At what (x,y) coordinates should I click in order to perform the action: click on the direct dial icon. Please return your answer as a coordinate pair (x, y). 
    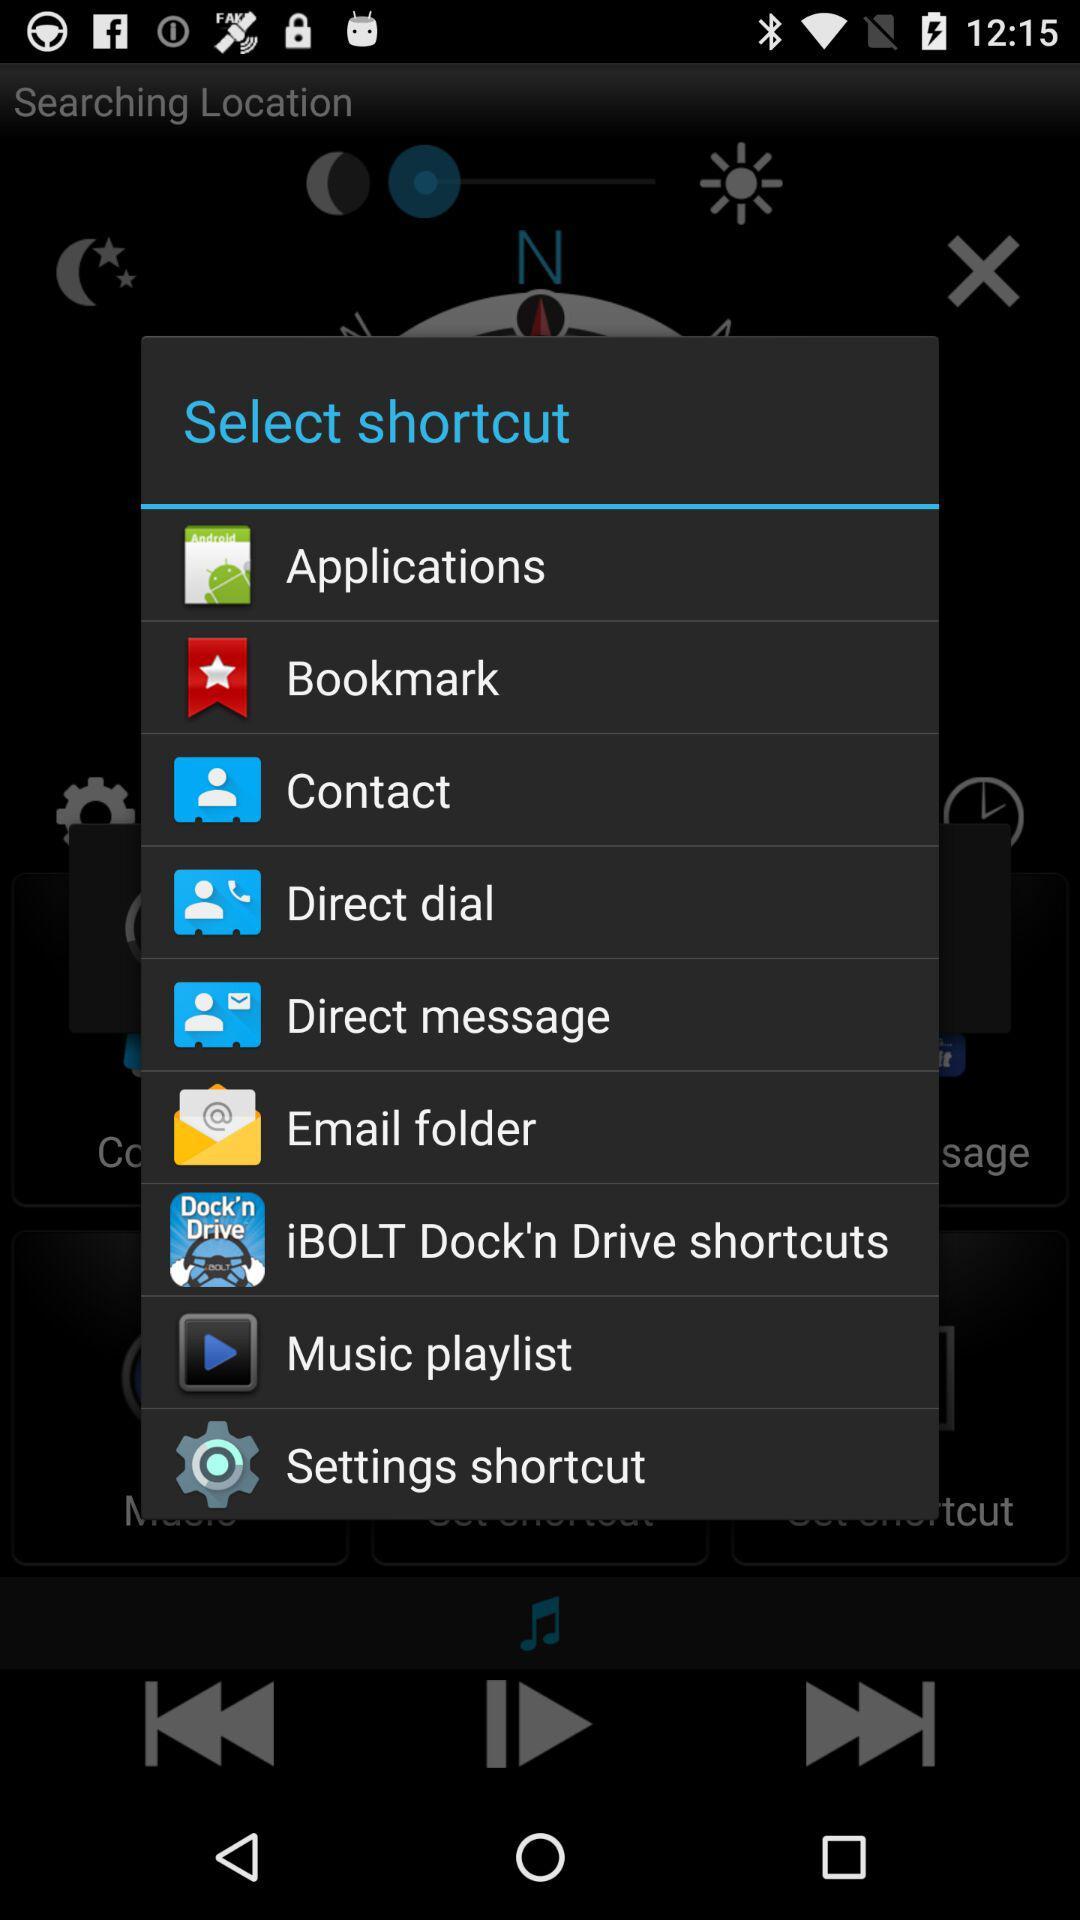
    Looking at the image, I should click on (540, 901).